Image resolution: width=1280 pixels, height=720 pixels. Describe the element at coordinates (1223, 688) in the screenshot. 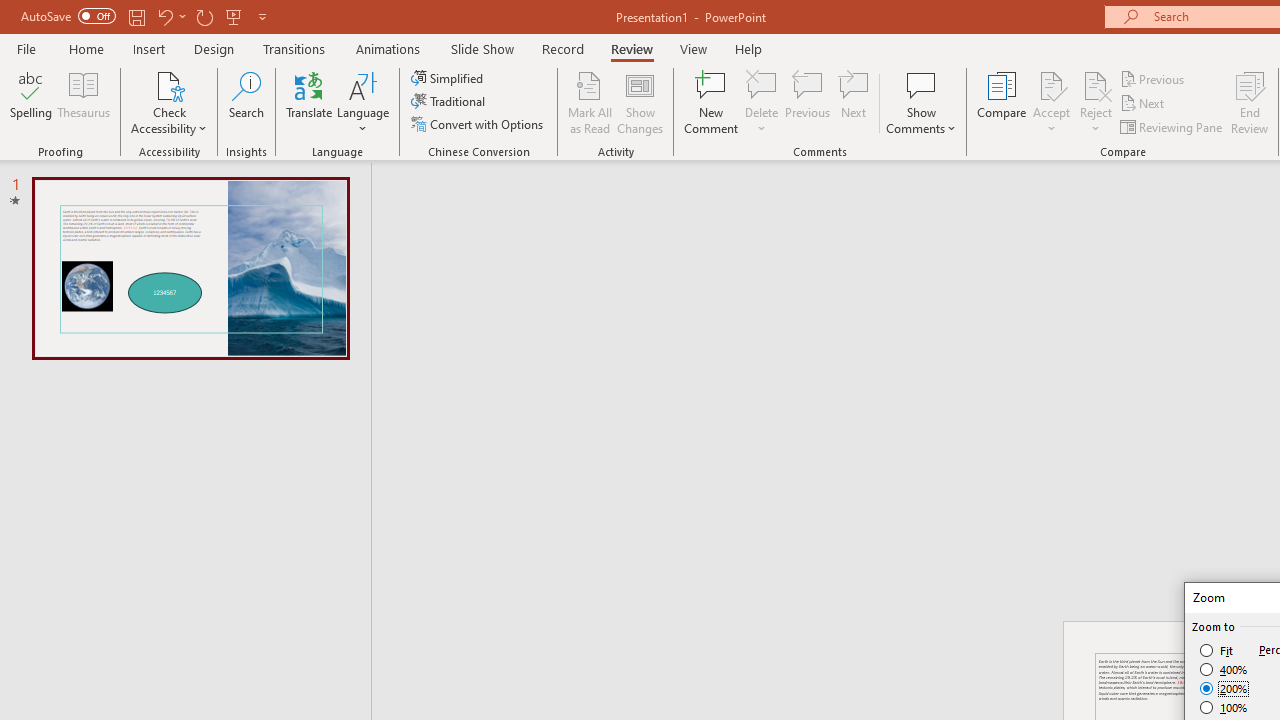

I see `'200%'` at that location.